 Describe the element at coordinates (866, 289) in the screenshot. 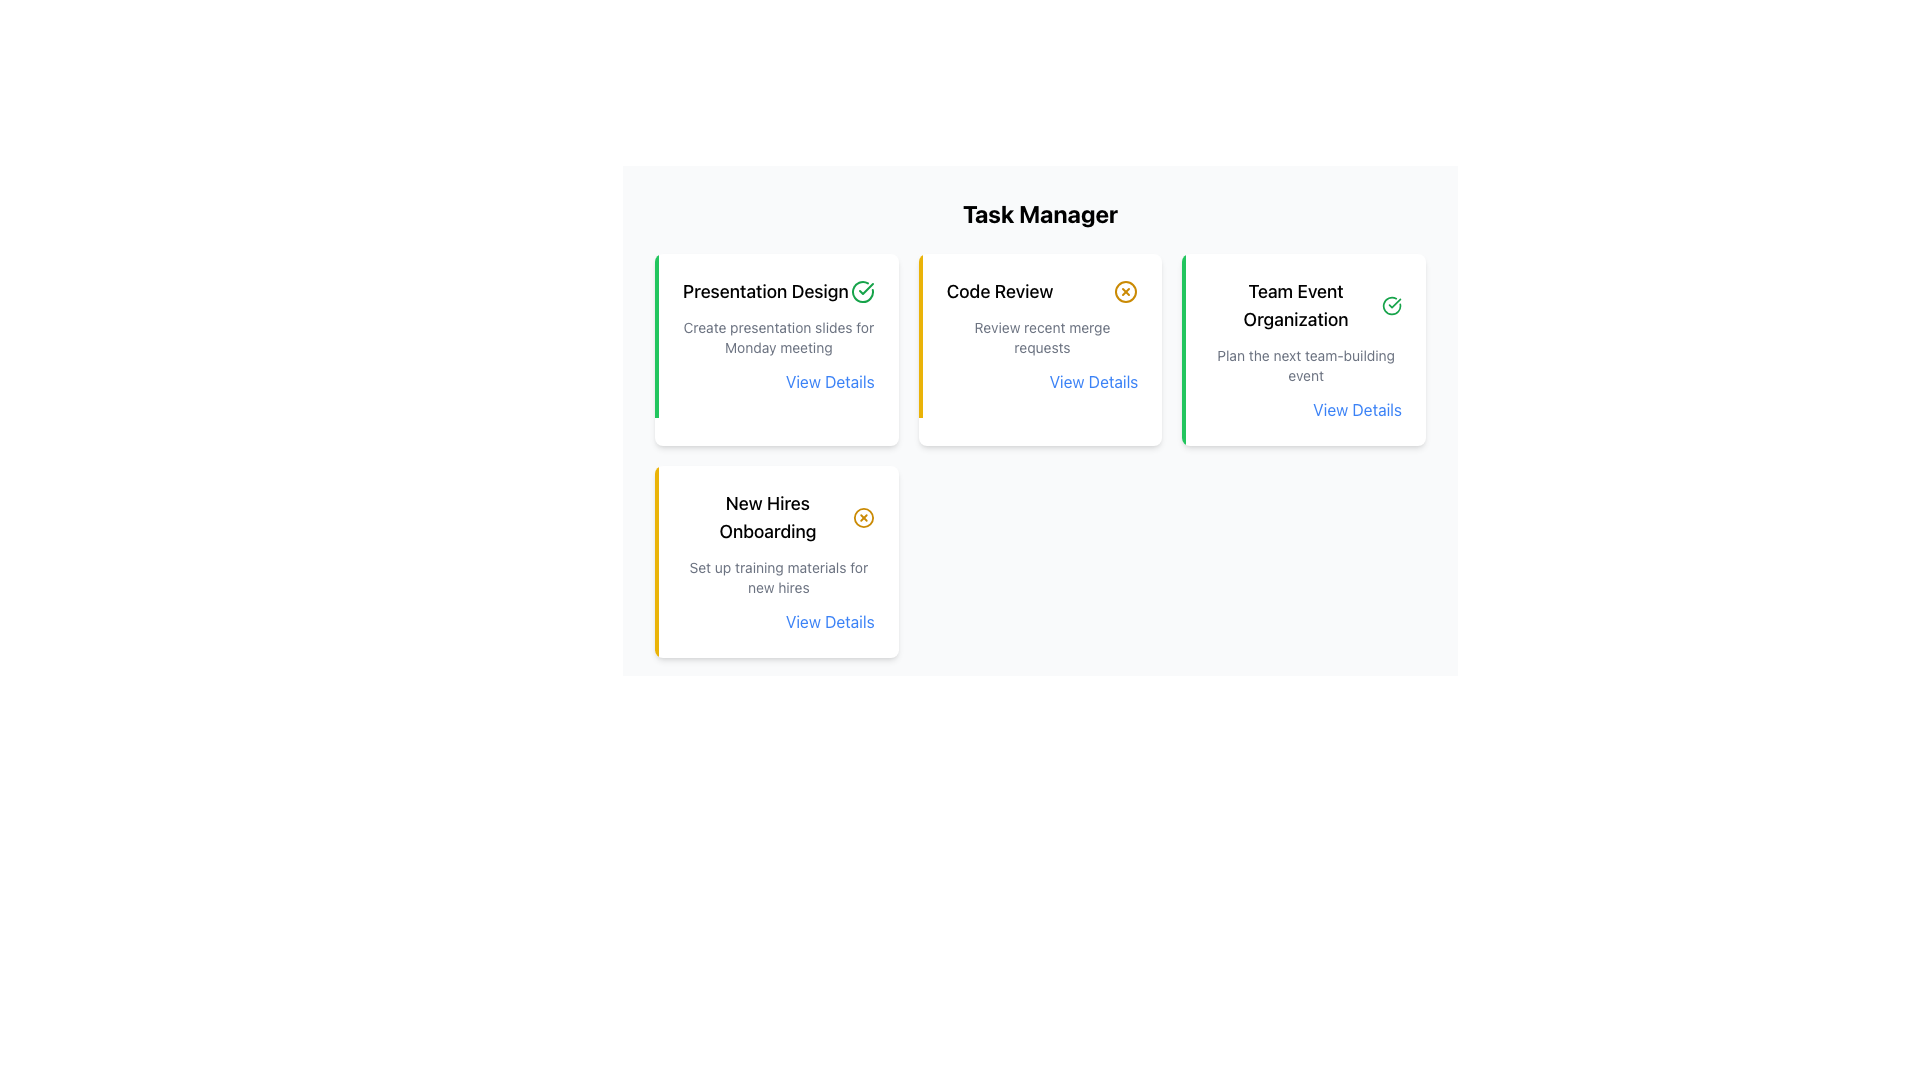

I see `the success indicator icon located in the circular graphic at the top-right corner of the 'Presentation Design' card` at that location.